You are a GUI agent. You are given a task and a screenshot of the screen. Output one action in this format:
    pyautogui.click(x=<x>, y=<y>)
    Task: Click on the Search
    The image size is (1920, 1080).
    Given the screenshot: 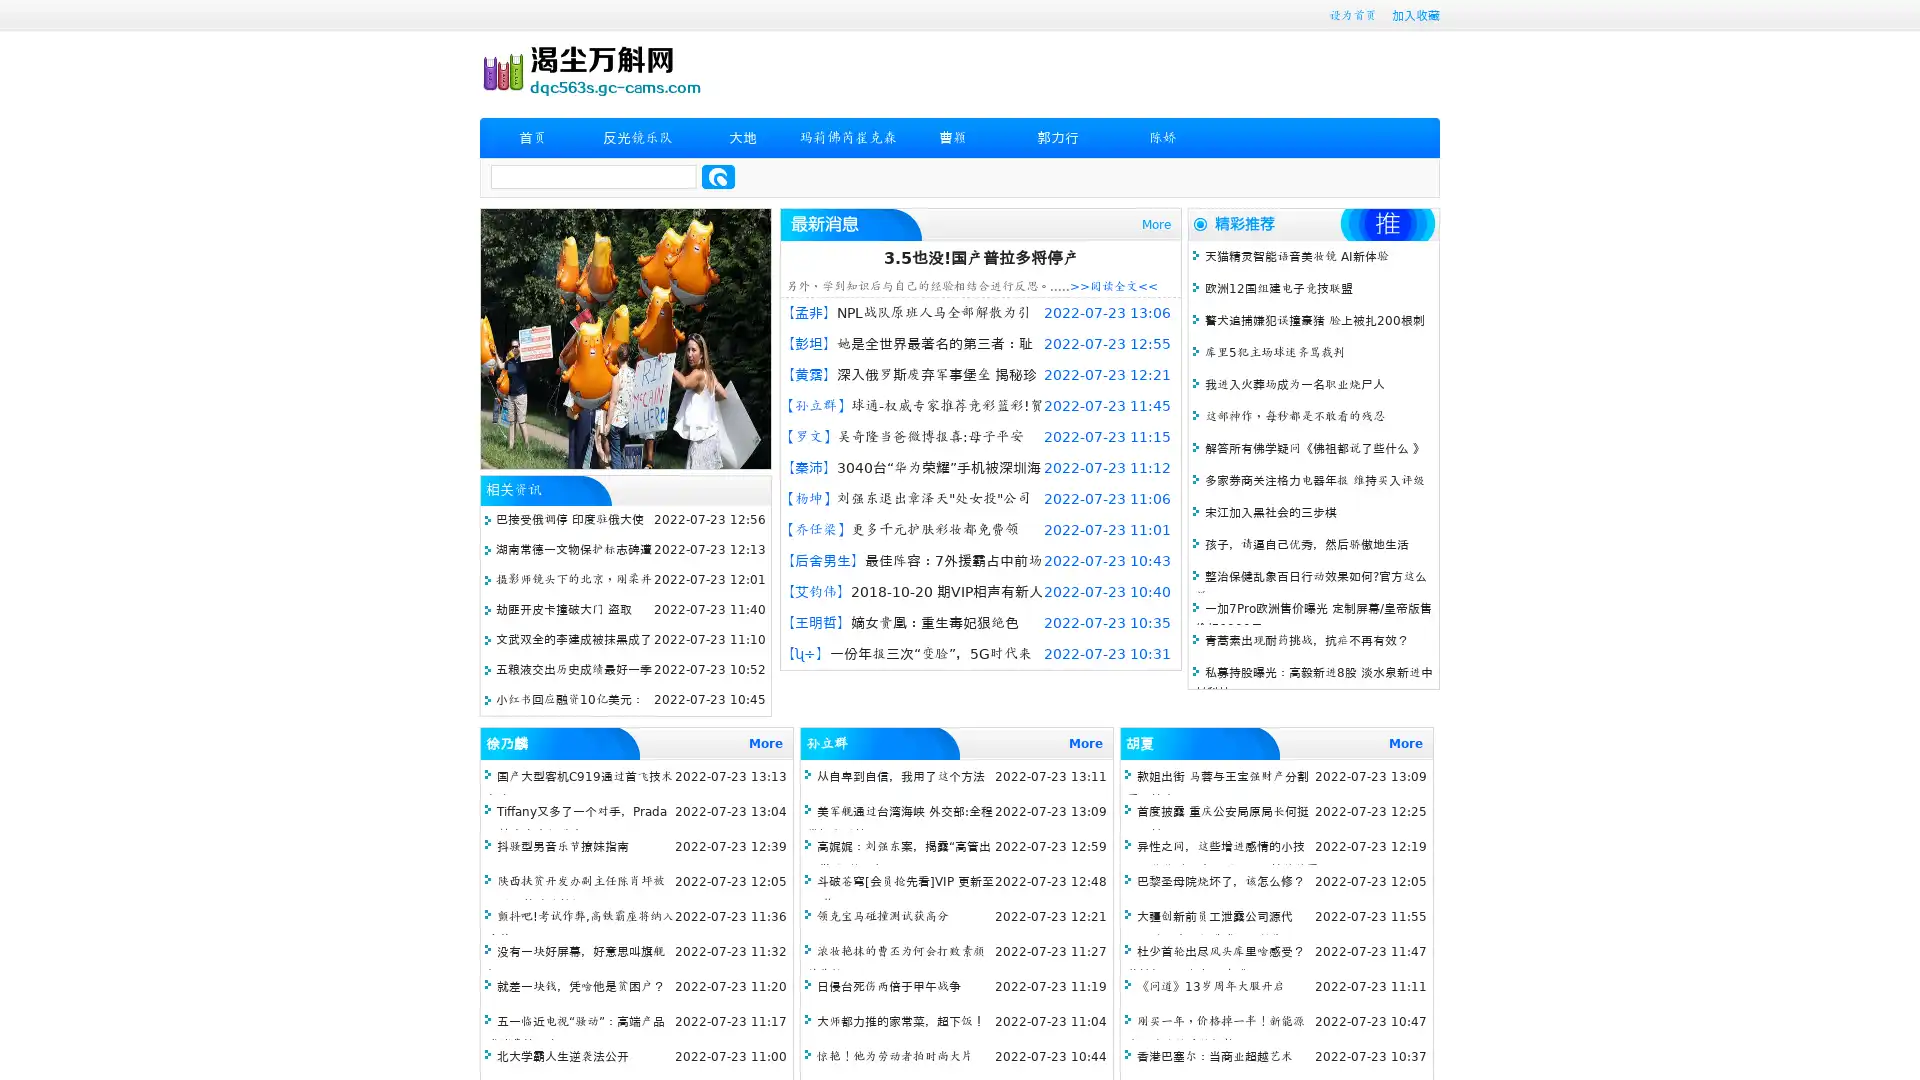 What is the action you would take?
    pyautogui.click(x=718, y=176)
    